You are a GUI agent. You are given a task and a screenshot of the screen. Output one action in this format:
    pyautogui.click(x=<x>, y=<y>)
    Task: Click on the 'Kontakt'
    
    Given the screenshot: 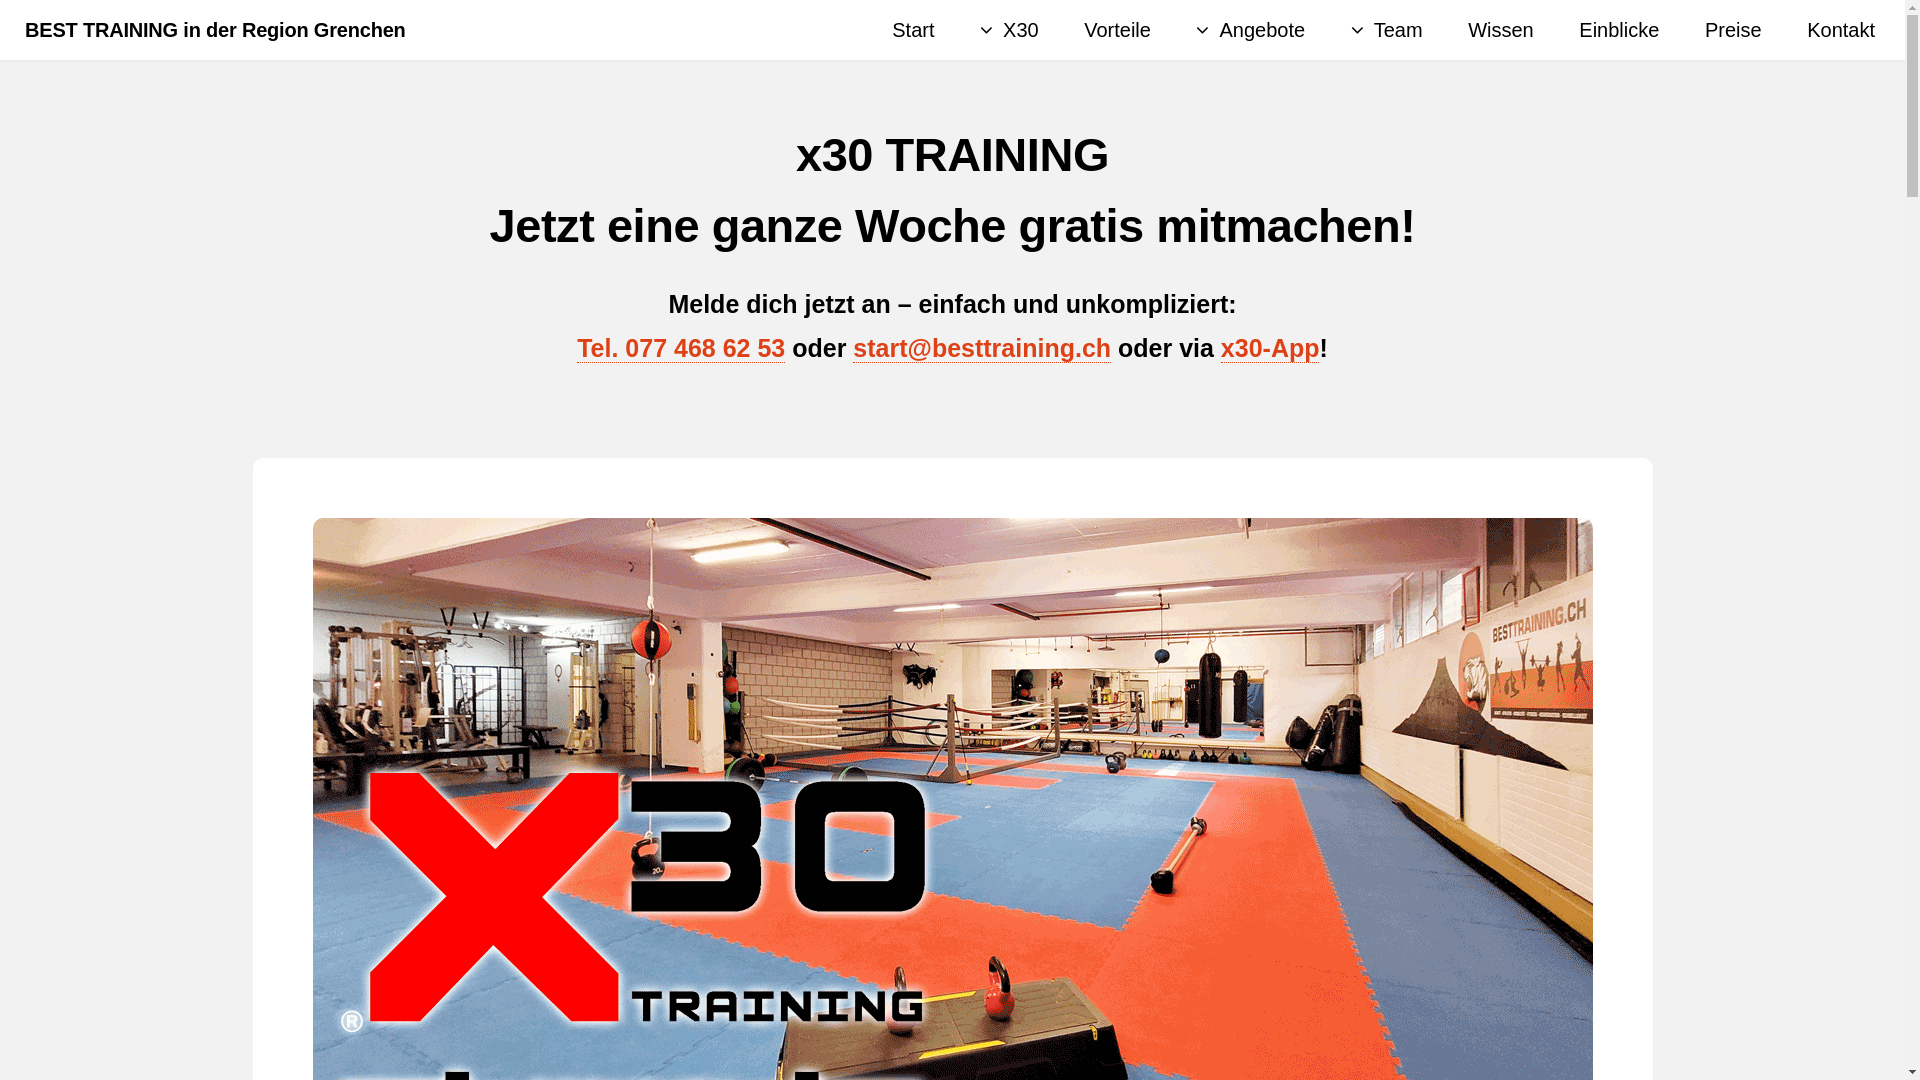 What is the action you would take?
    pyautogui.click(x=1840, y=30)
    